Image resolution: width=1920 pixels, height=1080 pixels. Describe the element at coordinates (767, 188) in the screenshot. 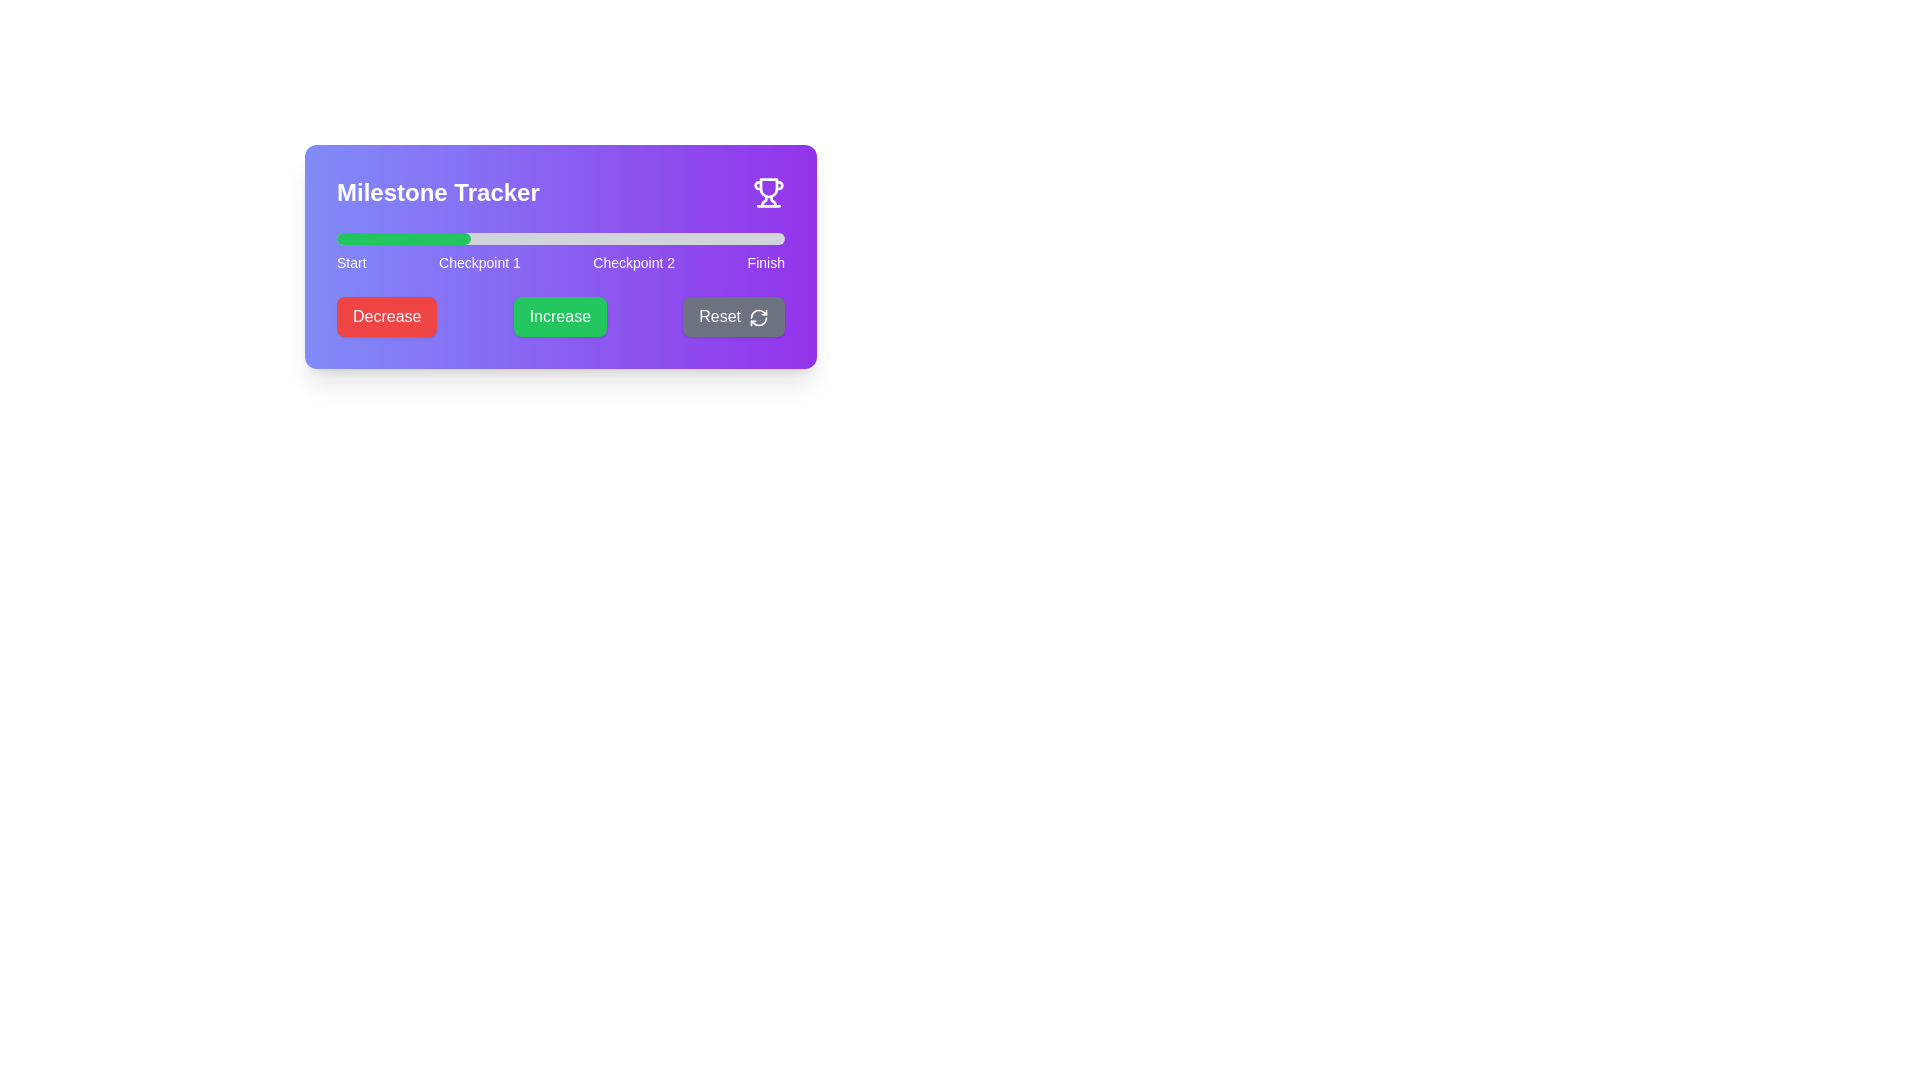

I see `the central part of the trophy icon graphic, which serves as a visual indicator for success, located in the upper-right area of the purple background labeled 'Milestone Tracker'` at that location.